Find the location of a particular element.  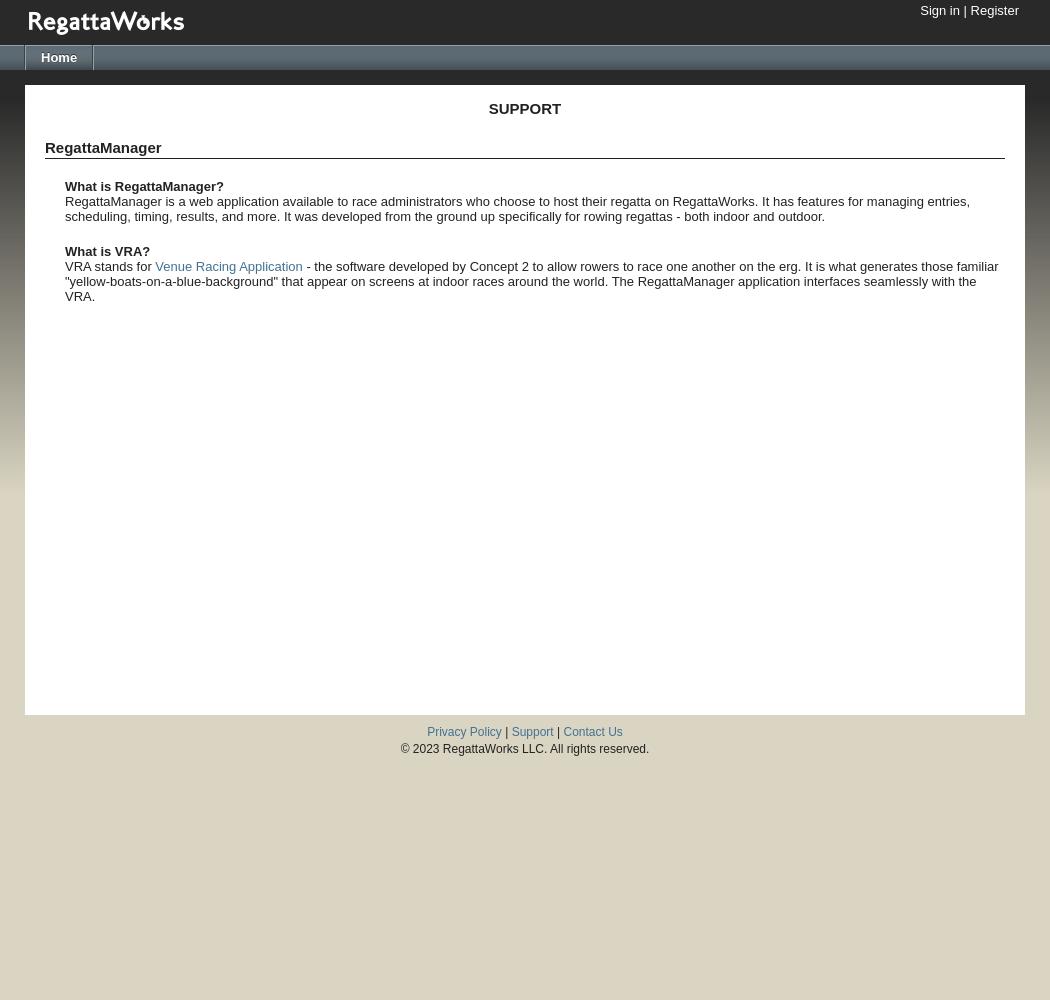

'Support' is located at coordinates (532, 731).